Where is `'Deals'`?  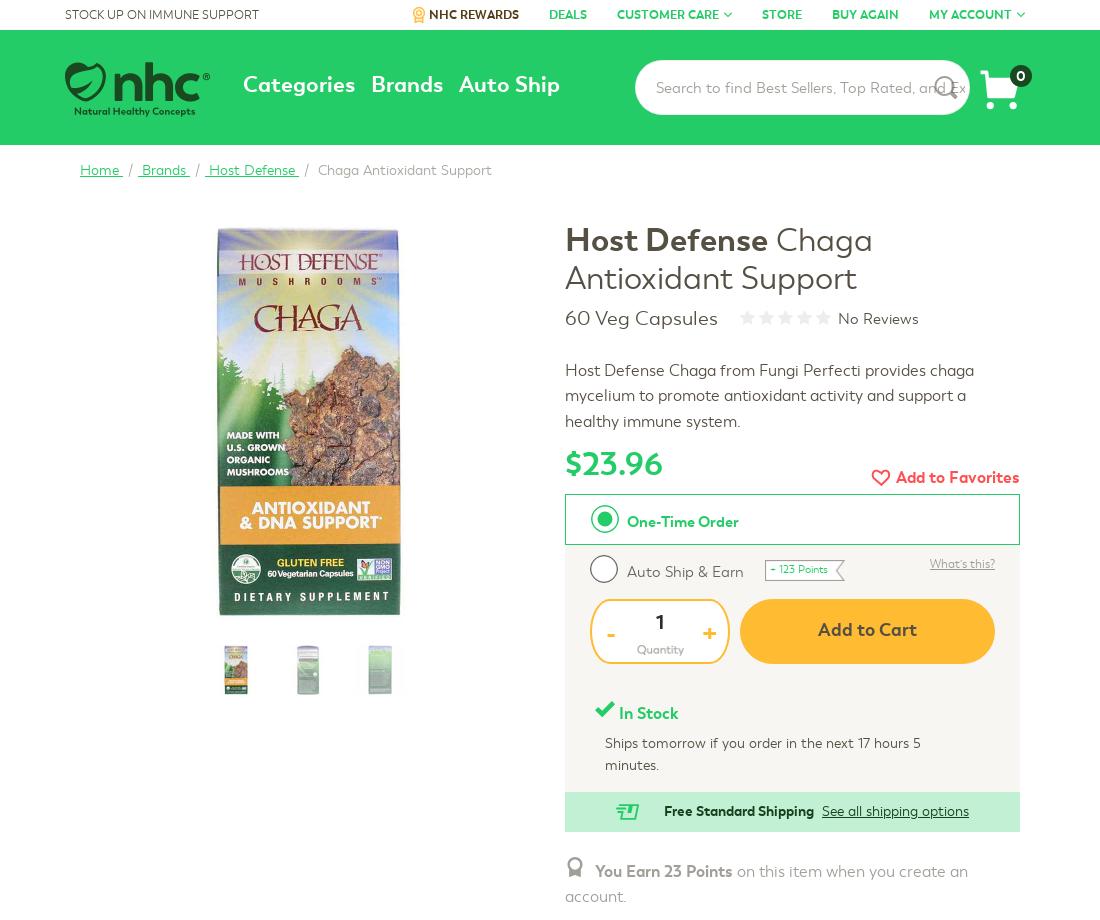 'Deals' is located at coordinates (567, 14).